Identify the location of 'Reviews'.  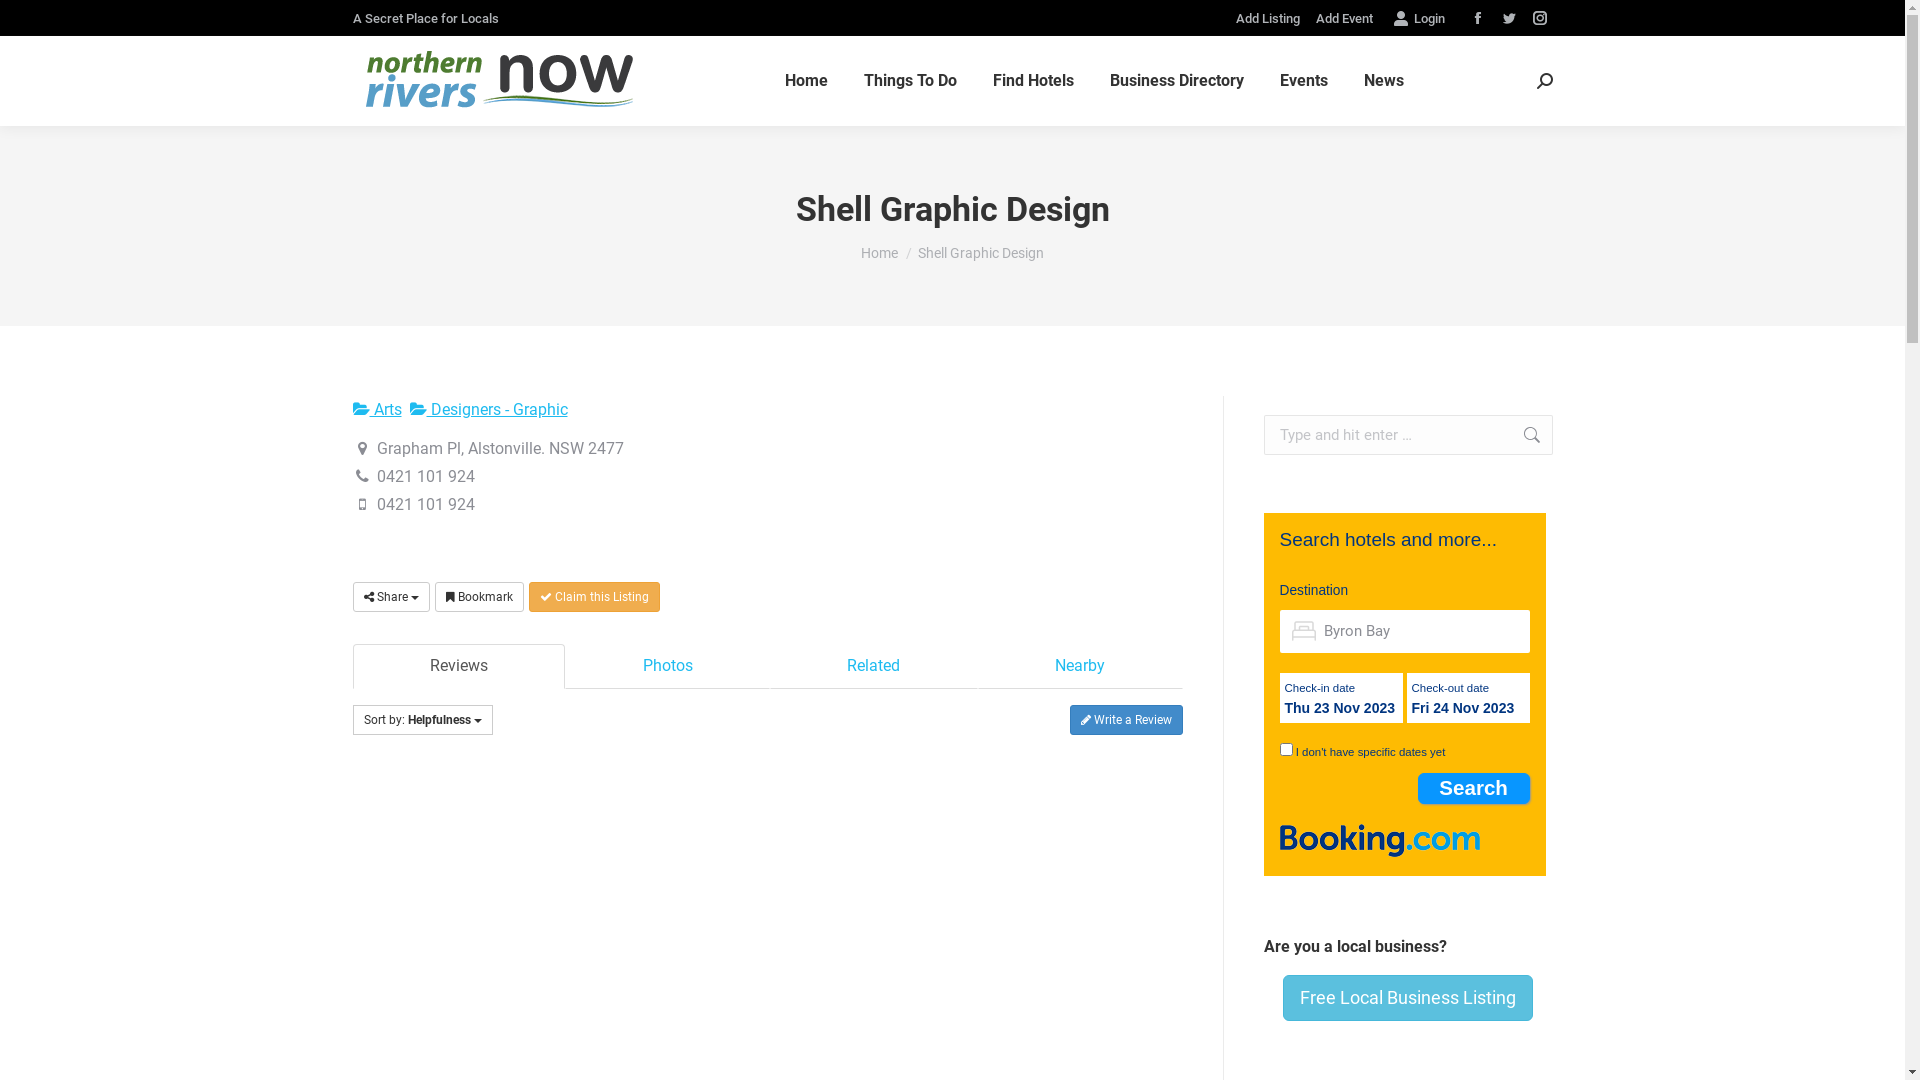
(457, 666).